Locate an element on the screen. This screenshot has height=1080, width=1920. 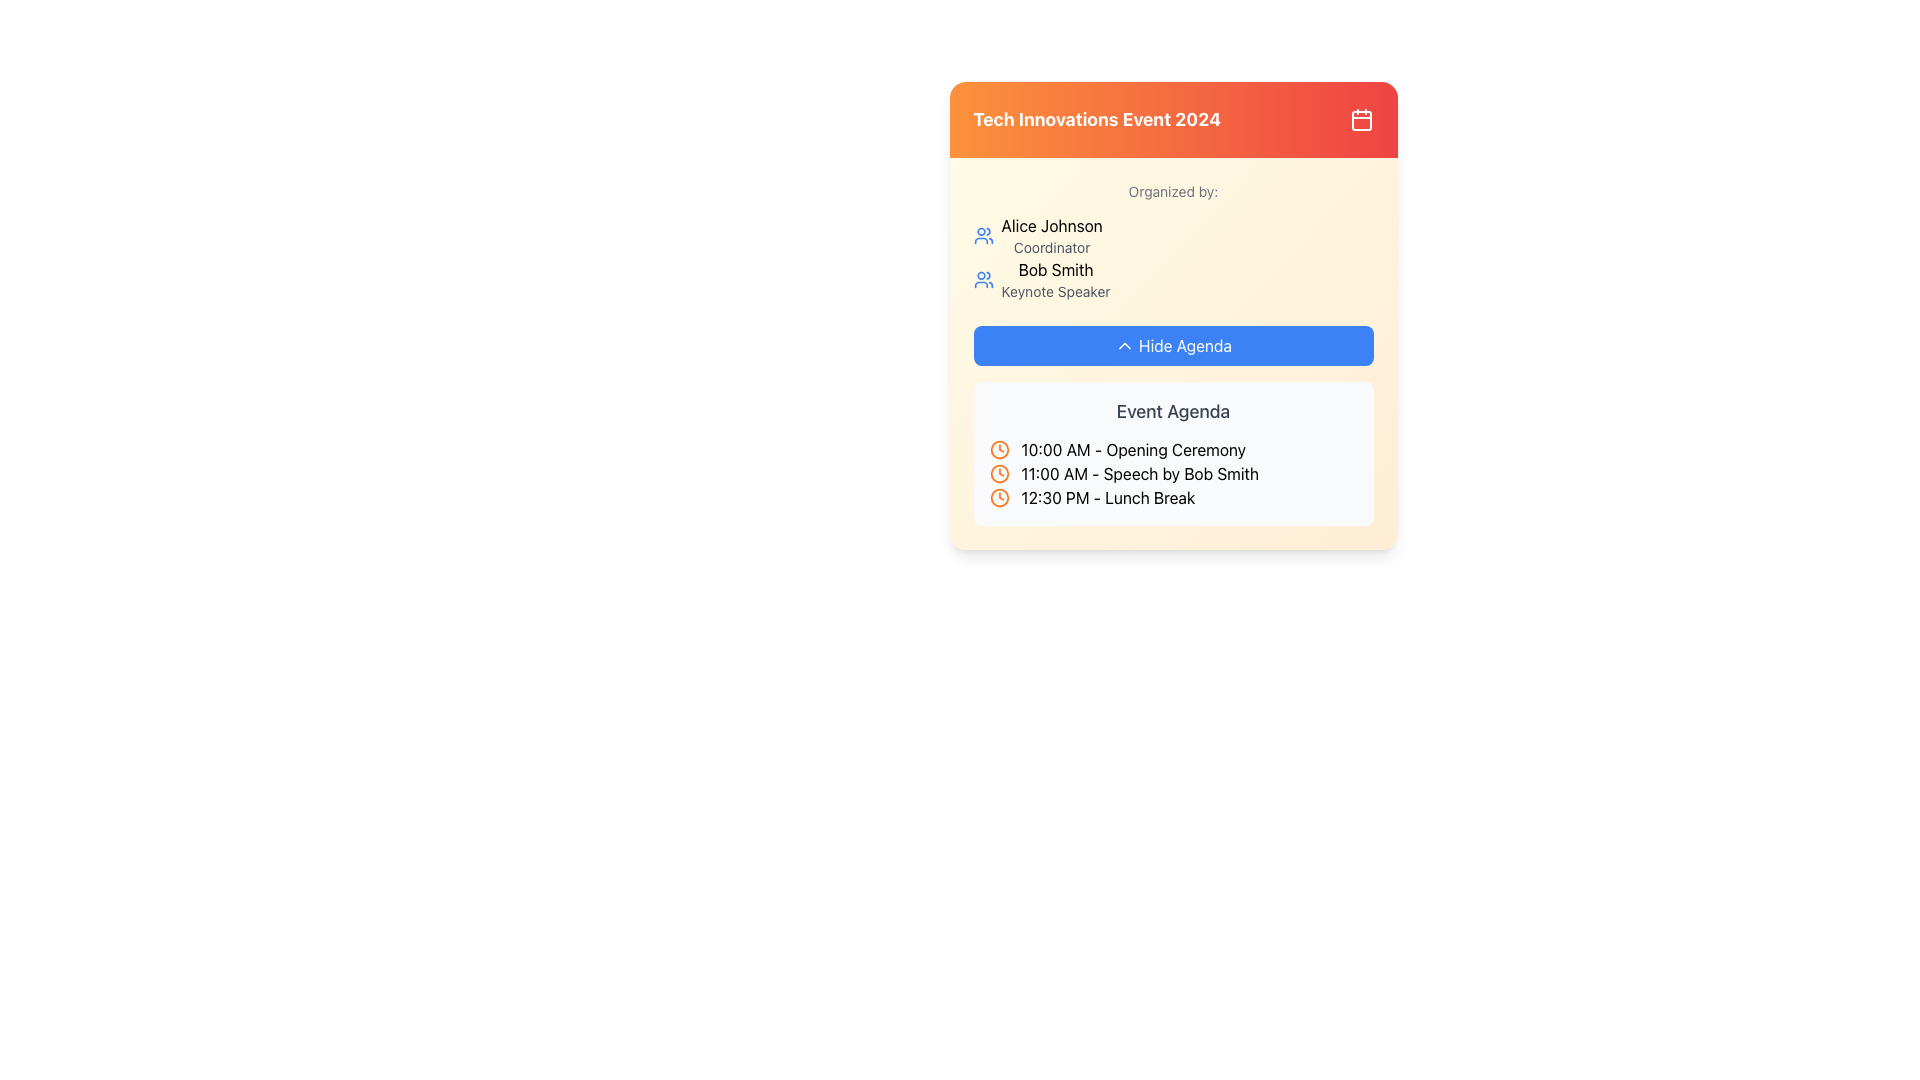
the bold and large-sized text displaying the title 'Tech Innovations Event 2024' which is styled with a vibrant gradient background and positioned at the top-left corner of the header is located at coordinates (1096, 119).